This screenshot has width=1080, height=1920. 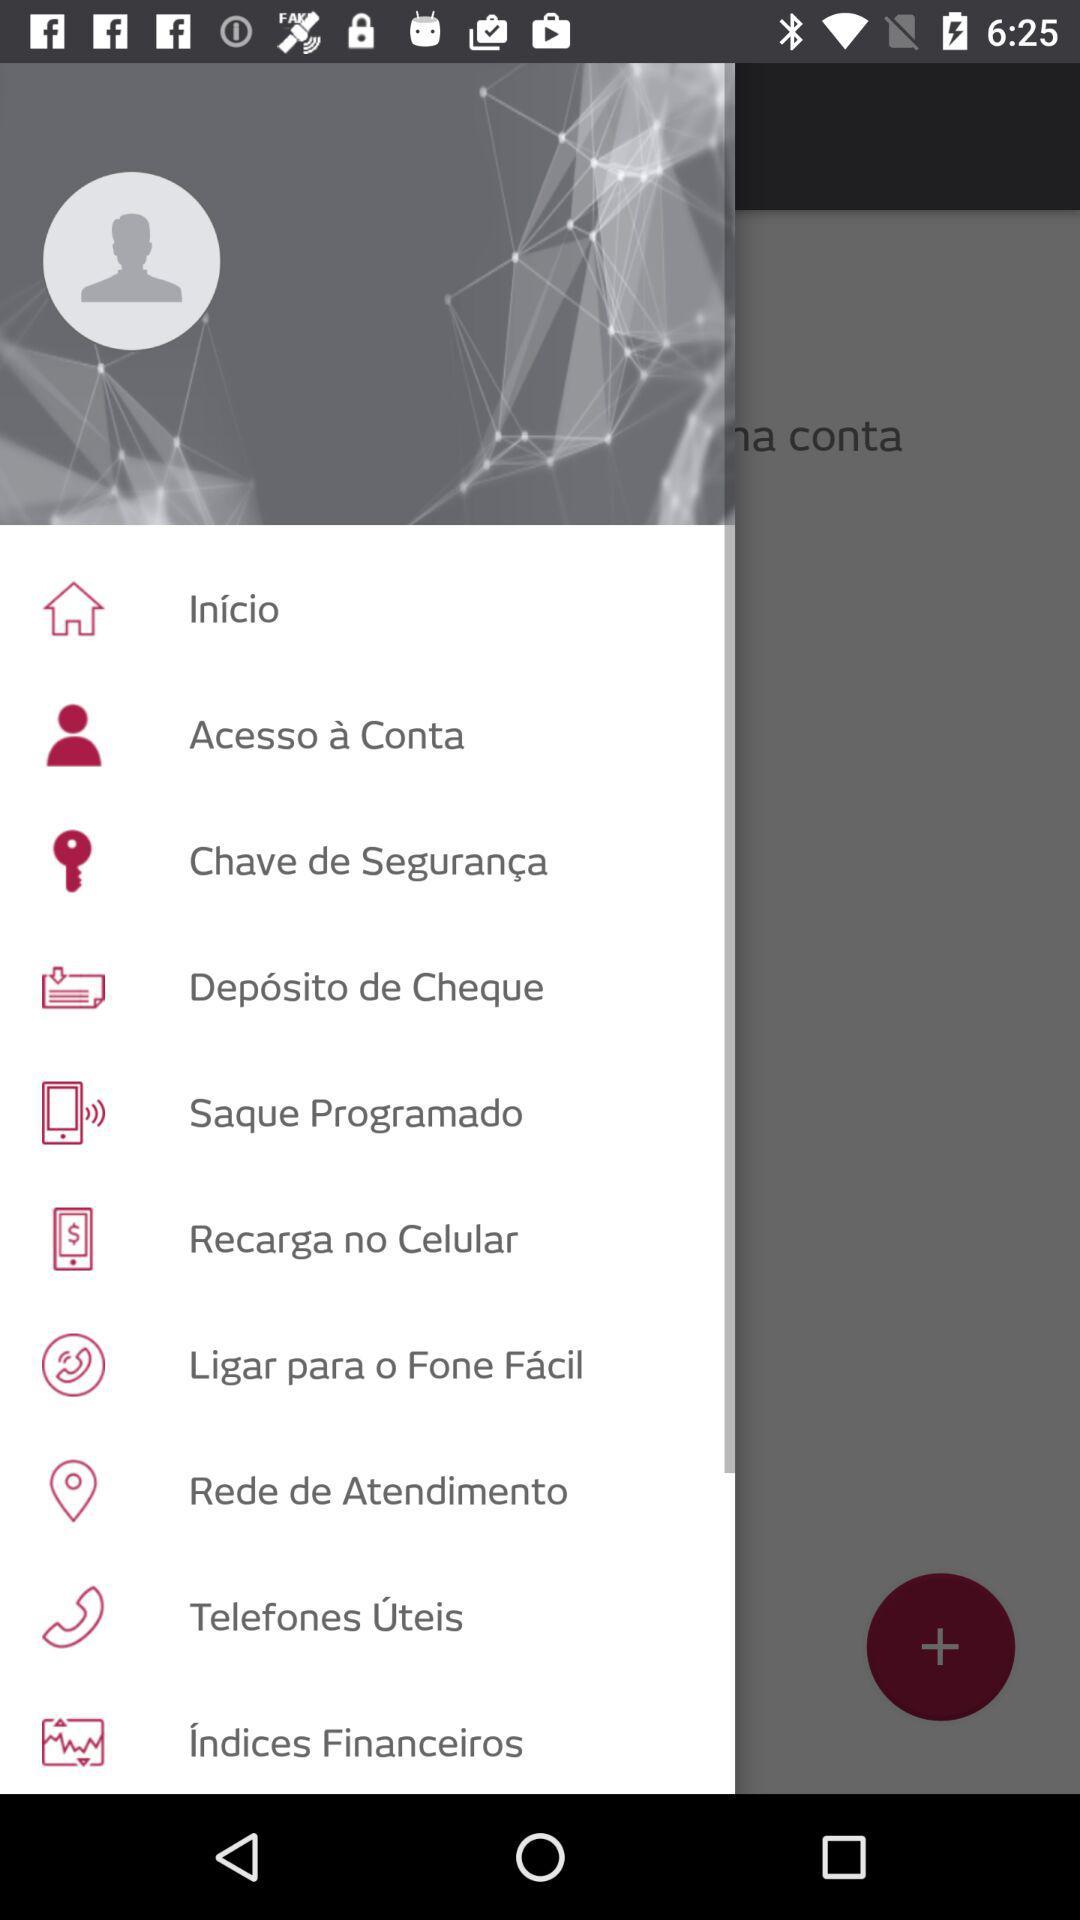 I want to click on the add icon, so click(x=940, y=1654).